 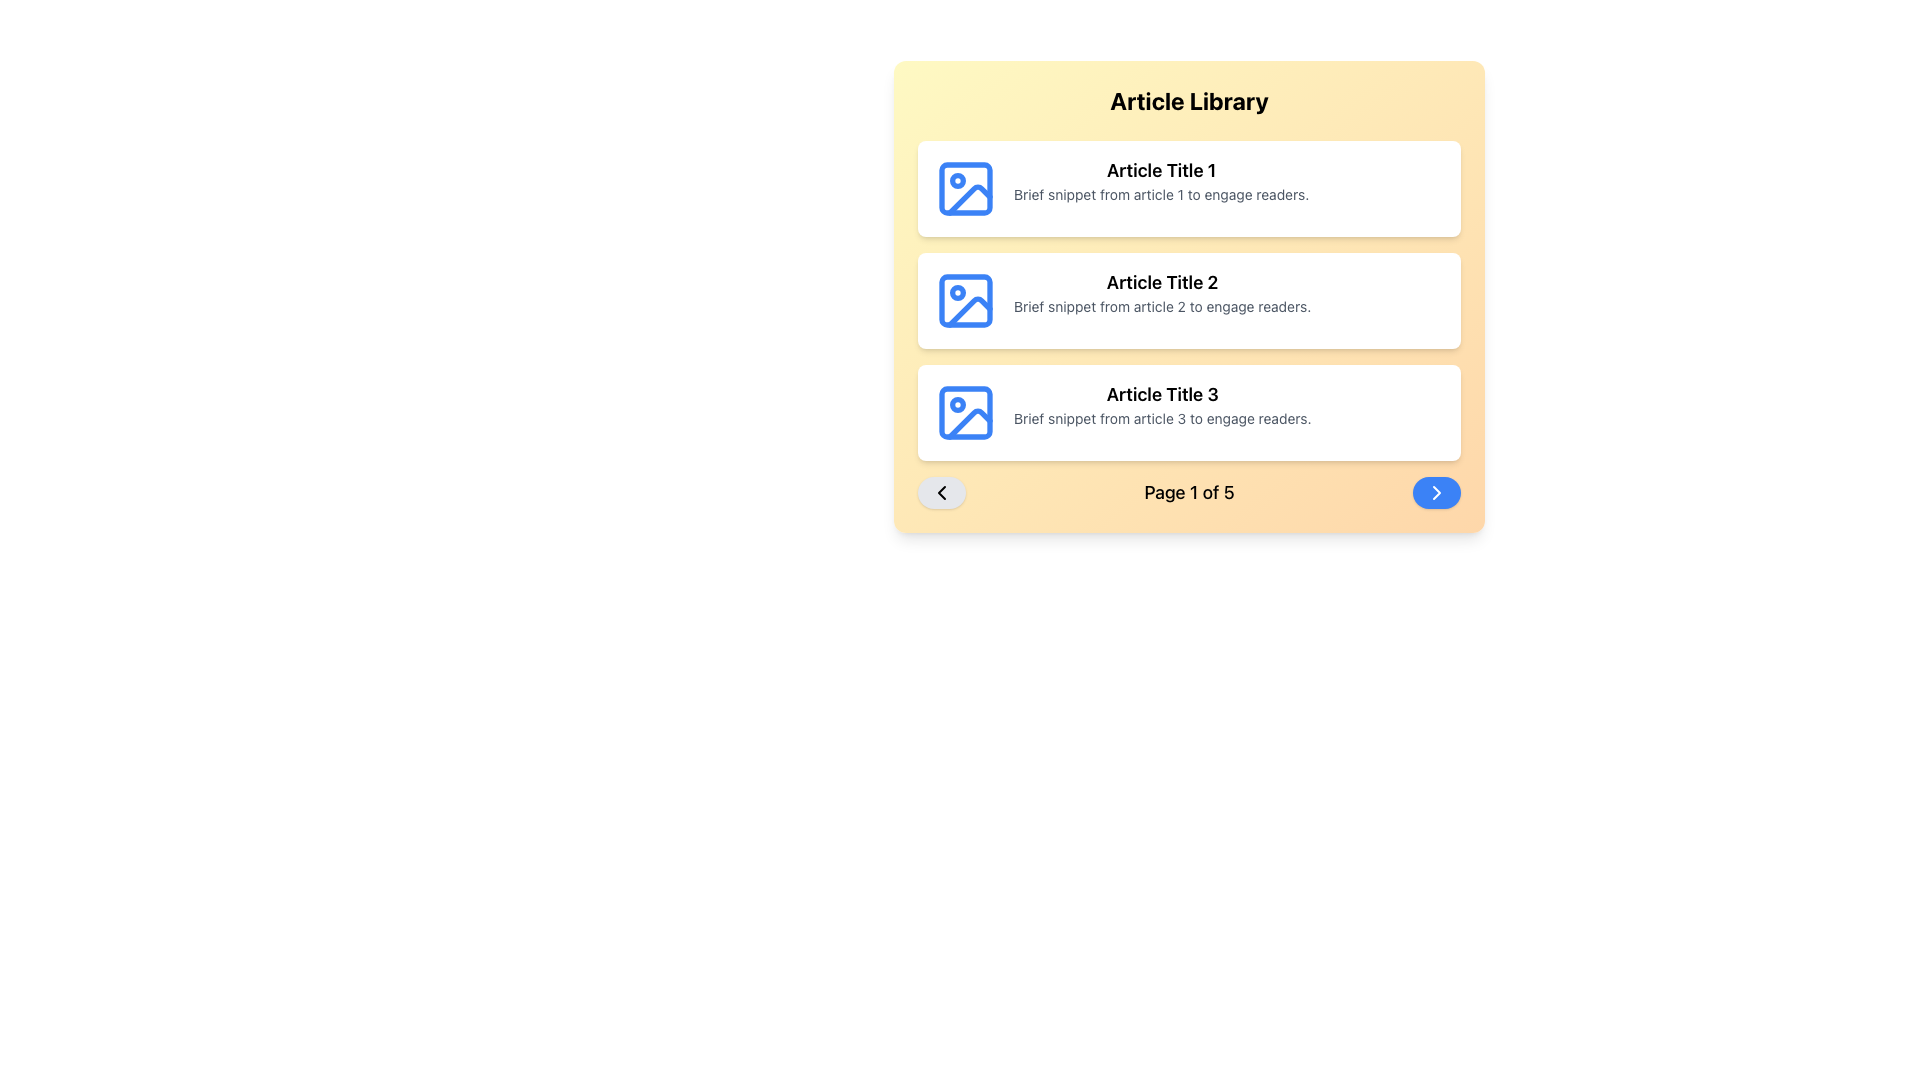 What do you see at coordinates (1162, 282) in the screenshot?
I see `the text label displaying 'Article Title 2', which is part of a list of articles and positioned vertically between 'Article Title 1' and 'Article Title 3'` at bounding box center [1162, 282].